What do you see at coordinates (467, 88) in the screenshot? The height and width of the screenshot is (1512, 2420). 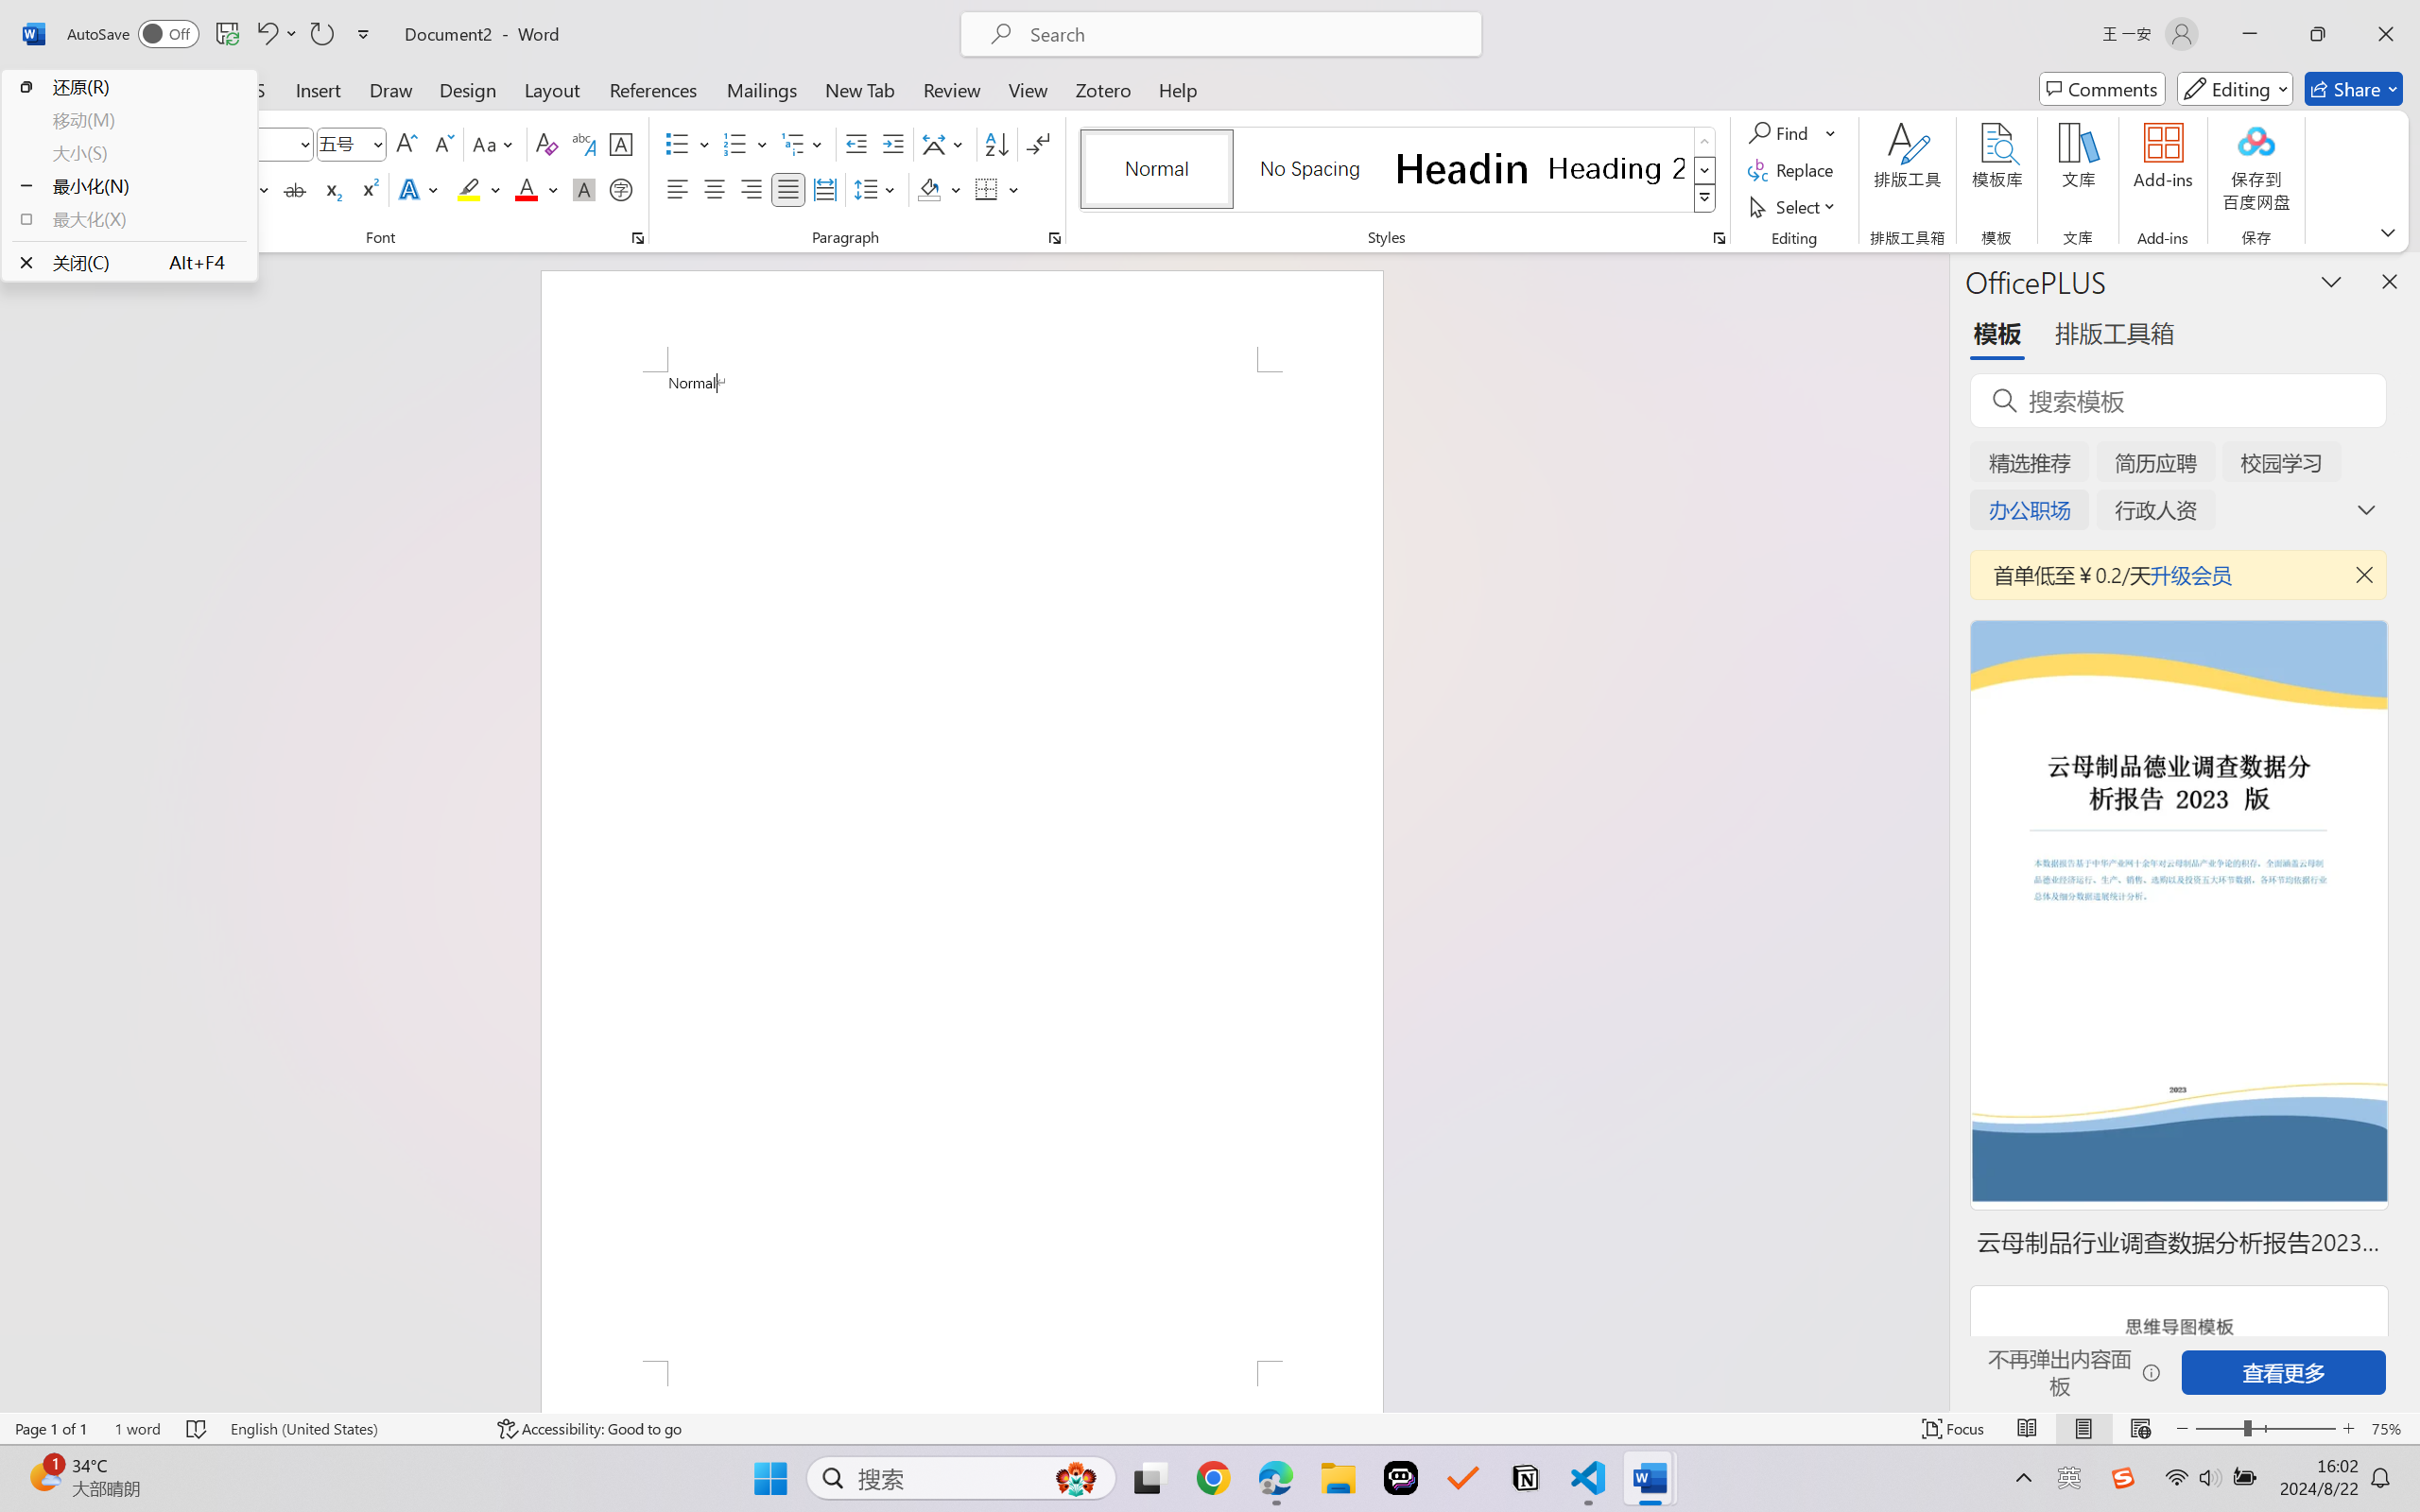 I see `'Design'` at bounding box center [467, 88].